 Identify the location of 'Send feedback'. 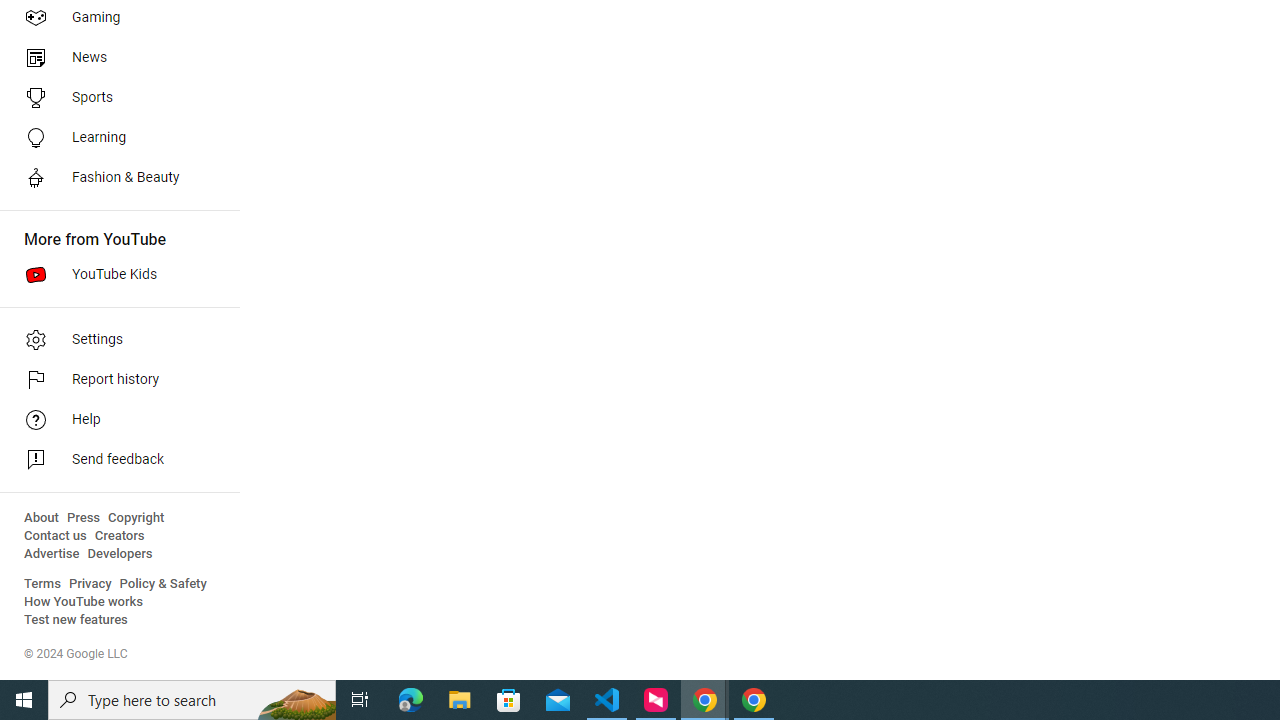
(112, 460).